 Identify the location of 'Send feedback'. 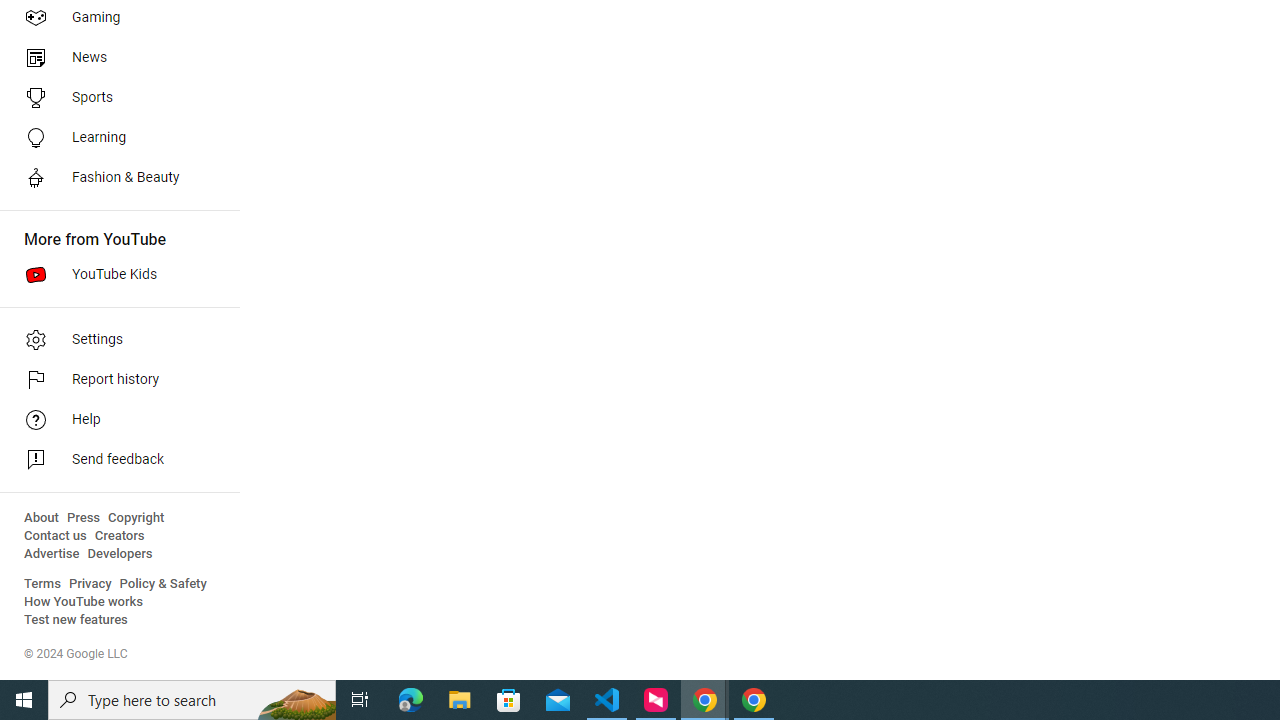
(112, 460).